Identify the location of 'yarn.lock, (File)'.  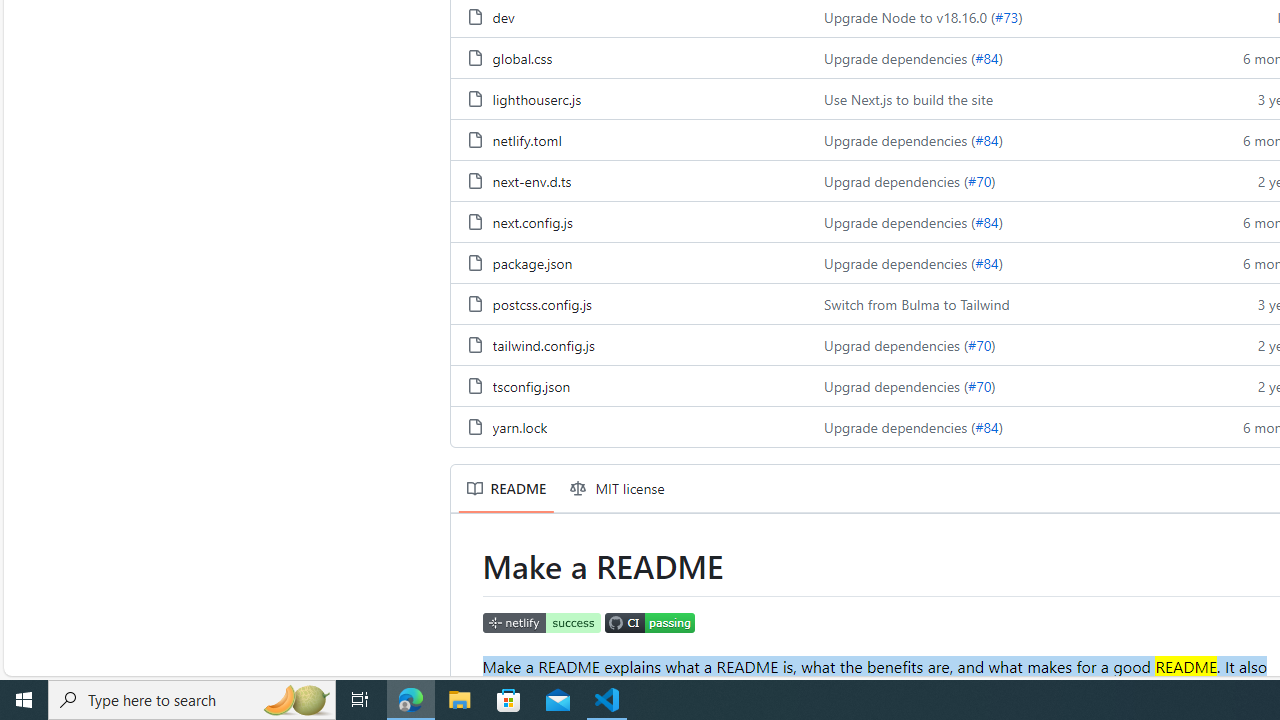
(519, 425).